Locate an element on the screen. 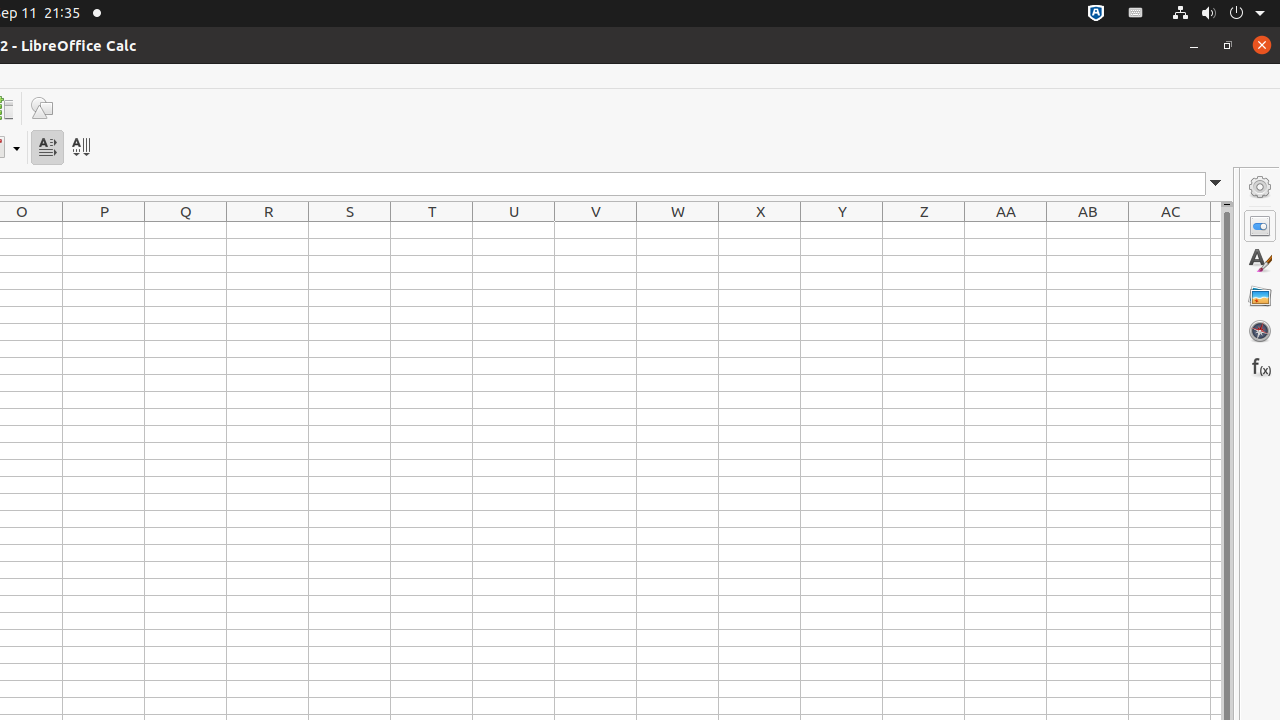 The width and height of the screenshot is (1280, 720). 'P1' is located at coordinates (103, 229).